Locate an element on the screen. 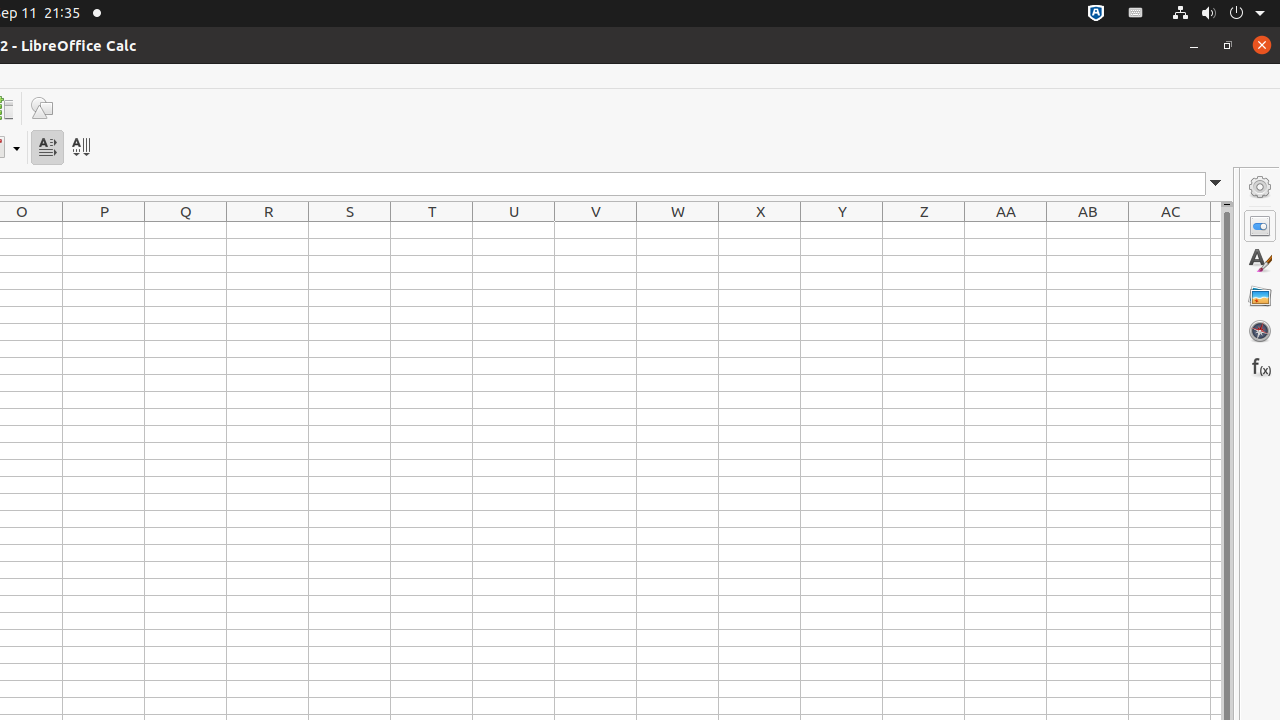 The width and height of the screenshot is (1280, 720). 'P1' is located at coordinates (103, 229).